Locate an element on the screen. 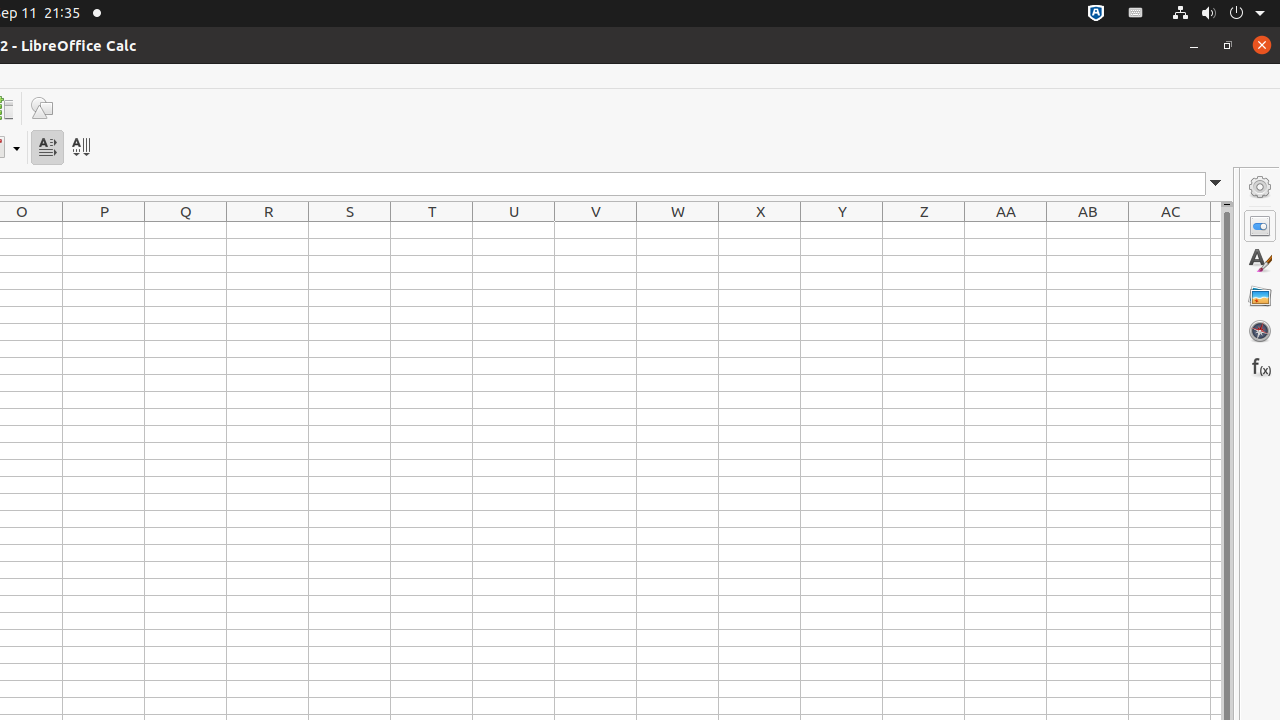 The width and height of the screenshot is (1280, 720). 'P1' is located at coordinates (103, 229).